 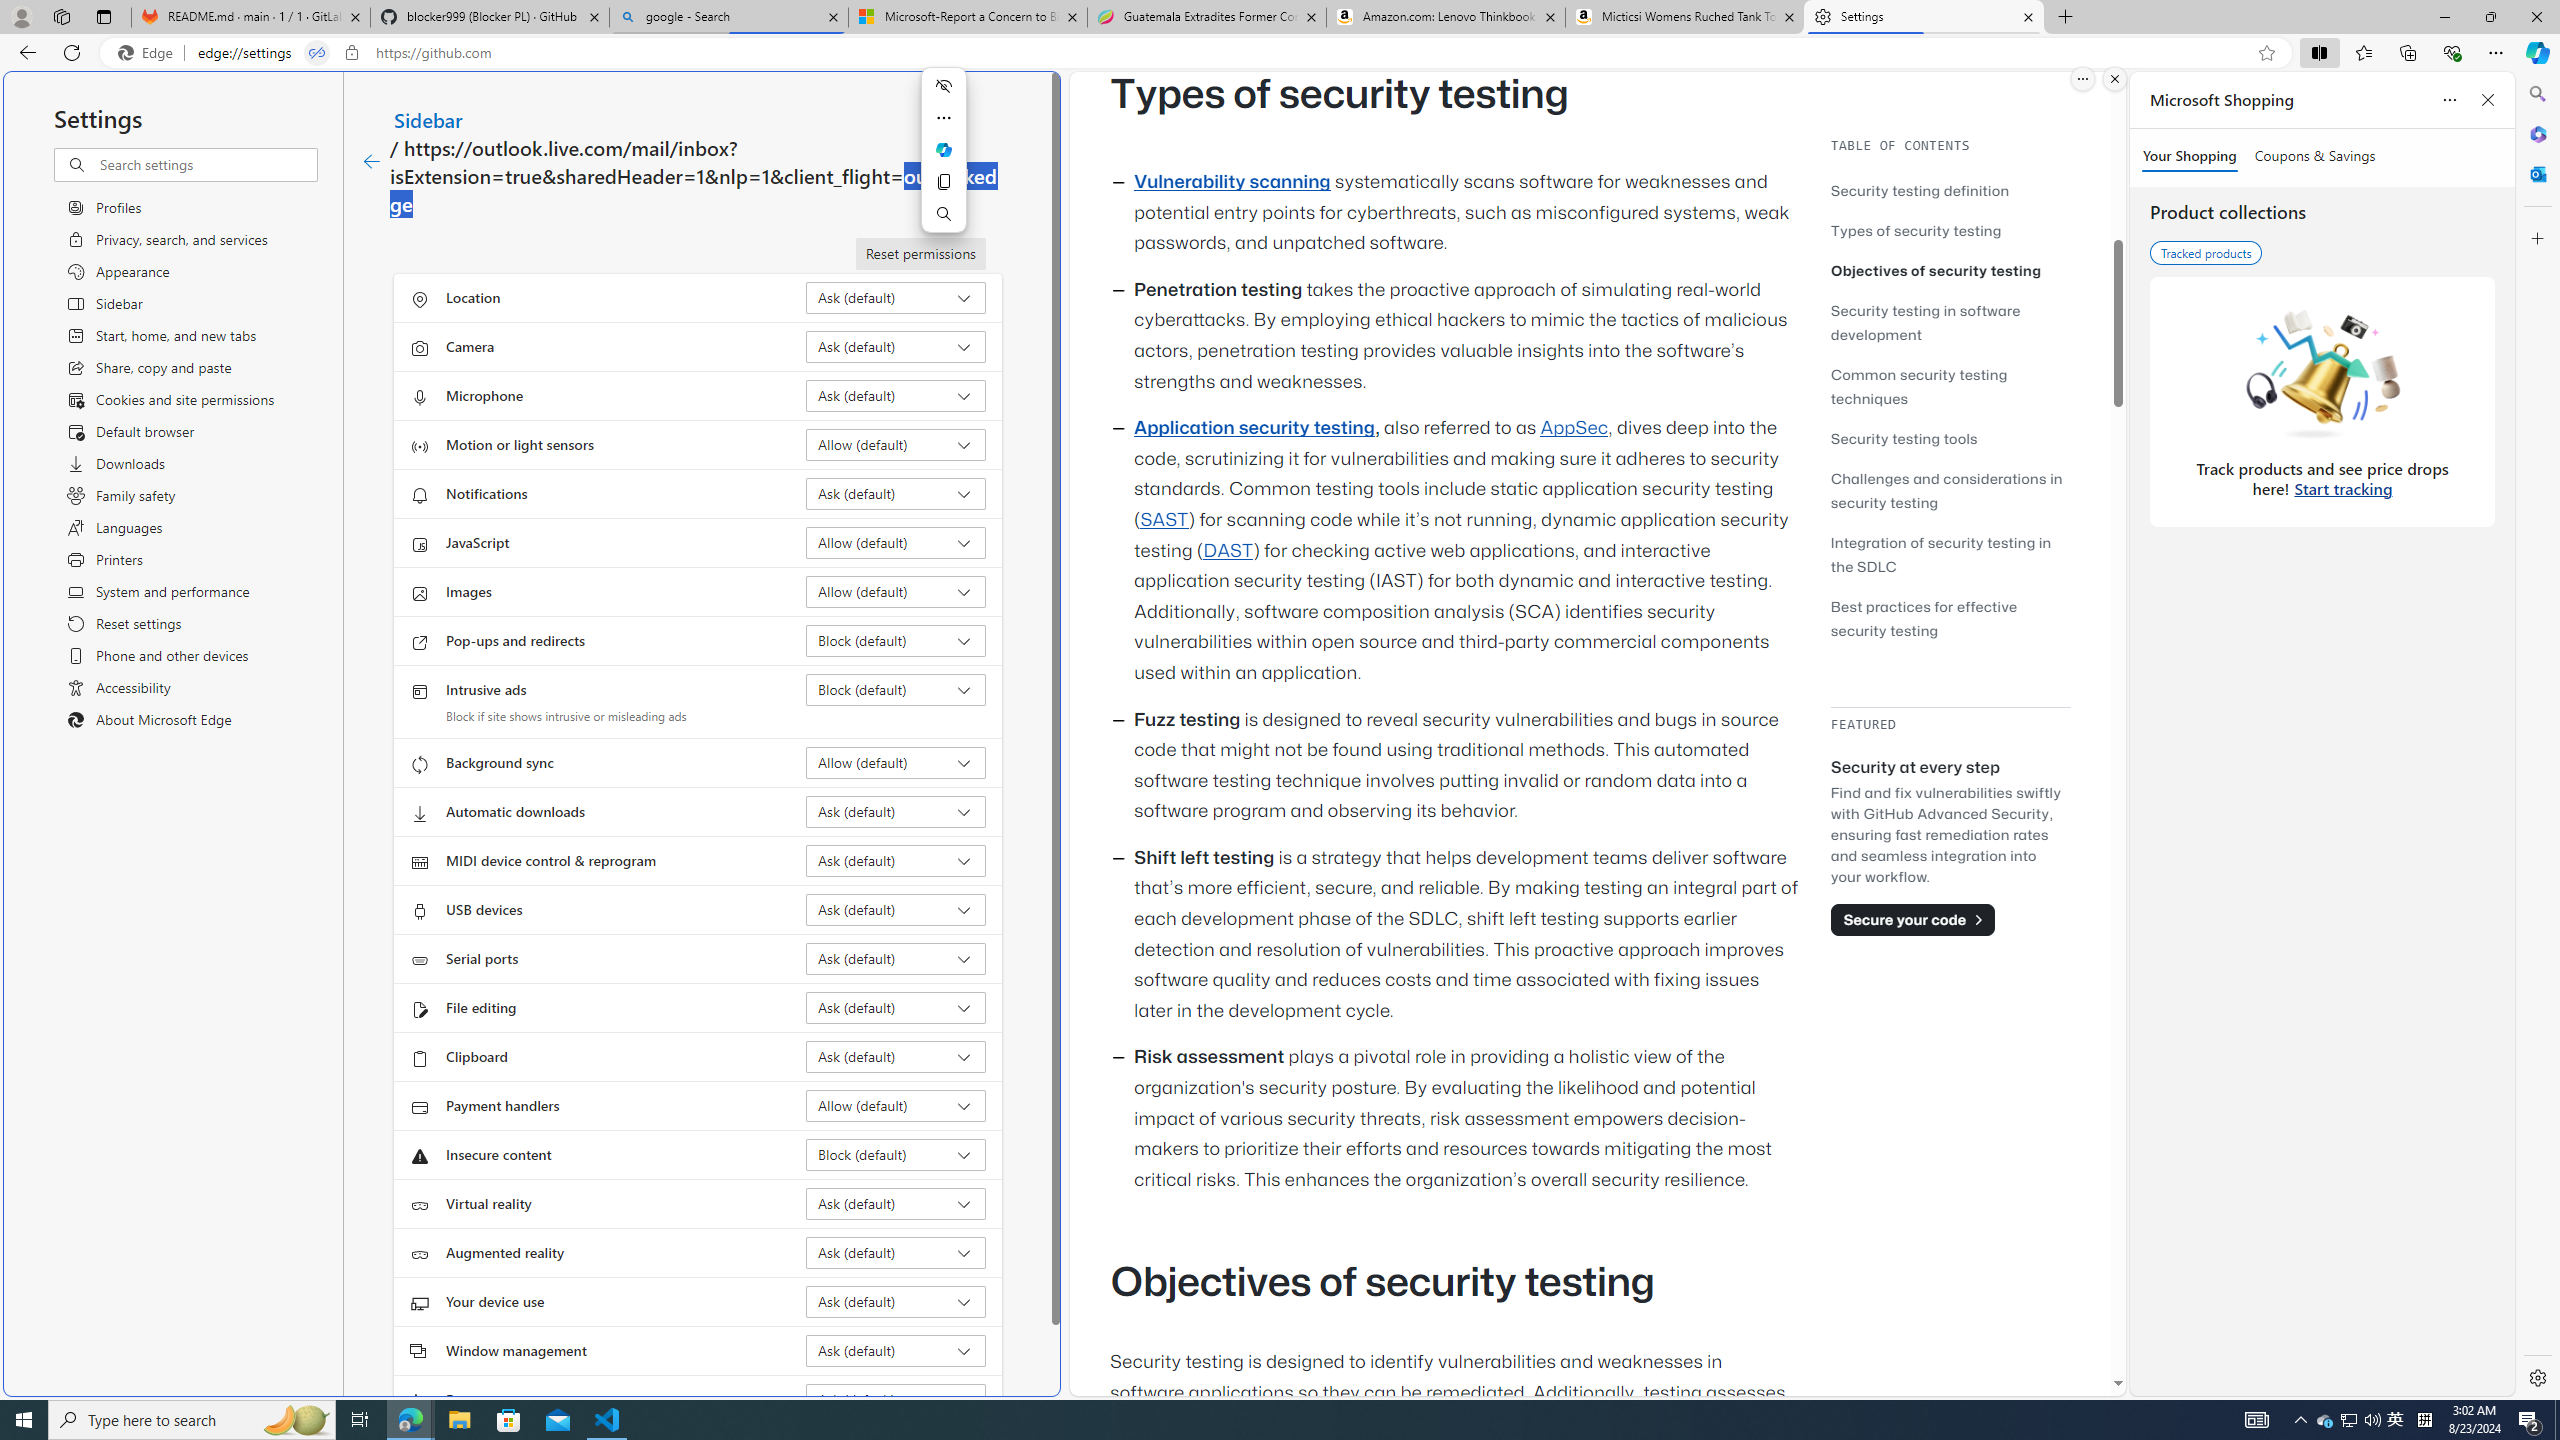 What do you see at coordinates (1253, 428) in the screenshot?
I see `'Application security testing'` at bounding box center [1253, 428].